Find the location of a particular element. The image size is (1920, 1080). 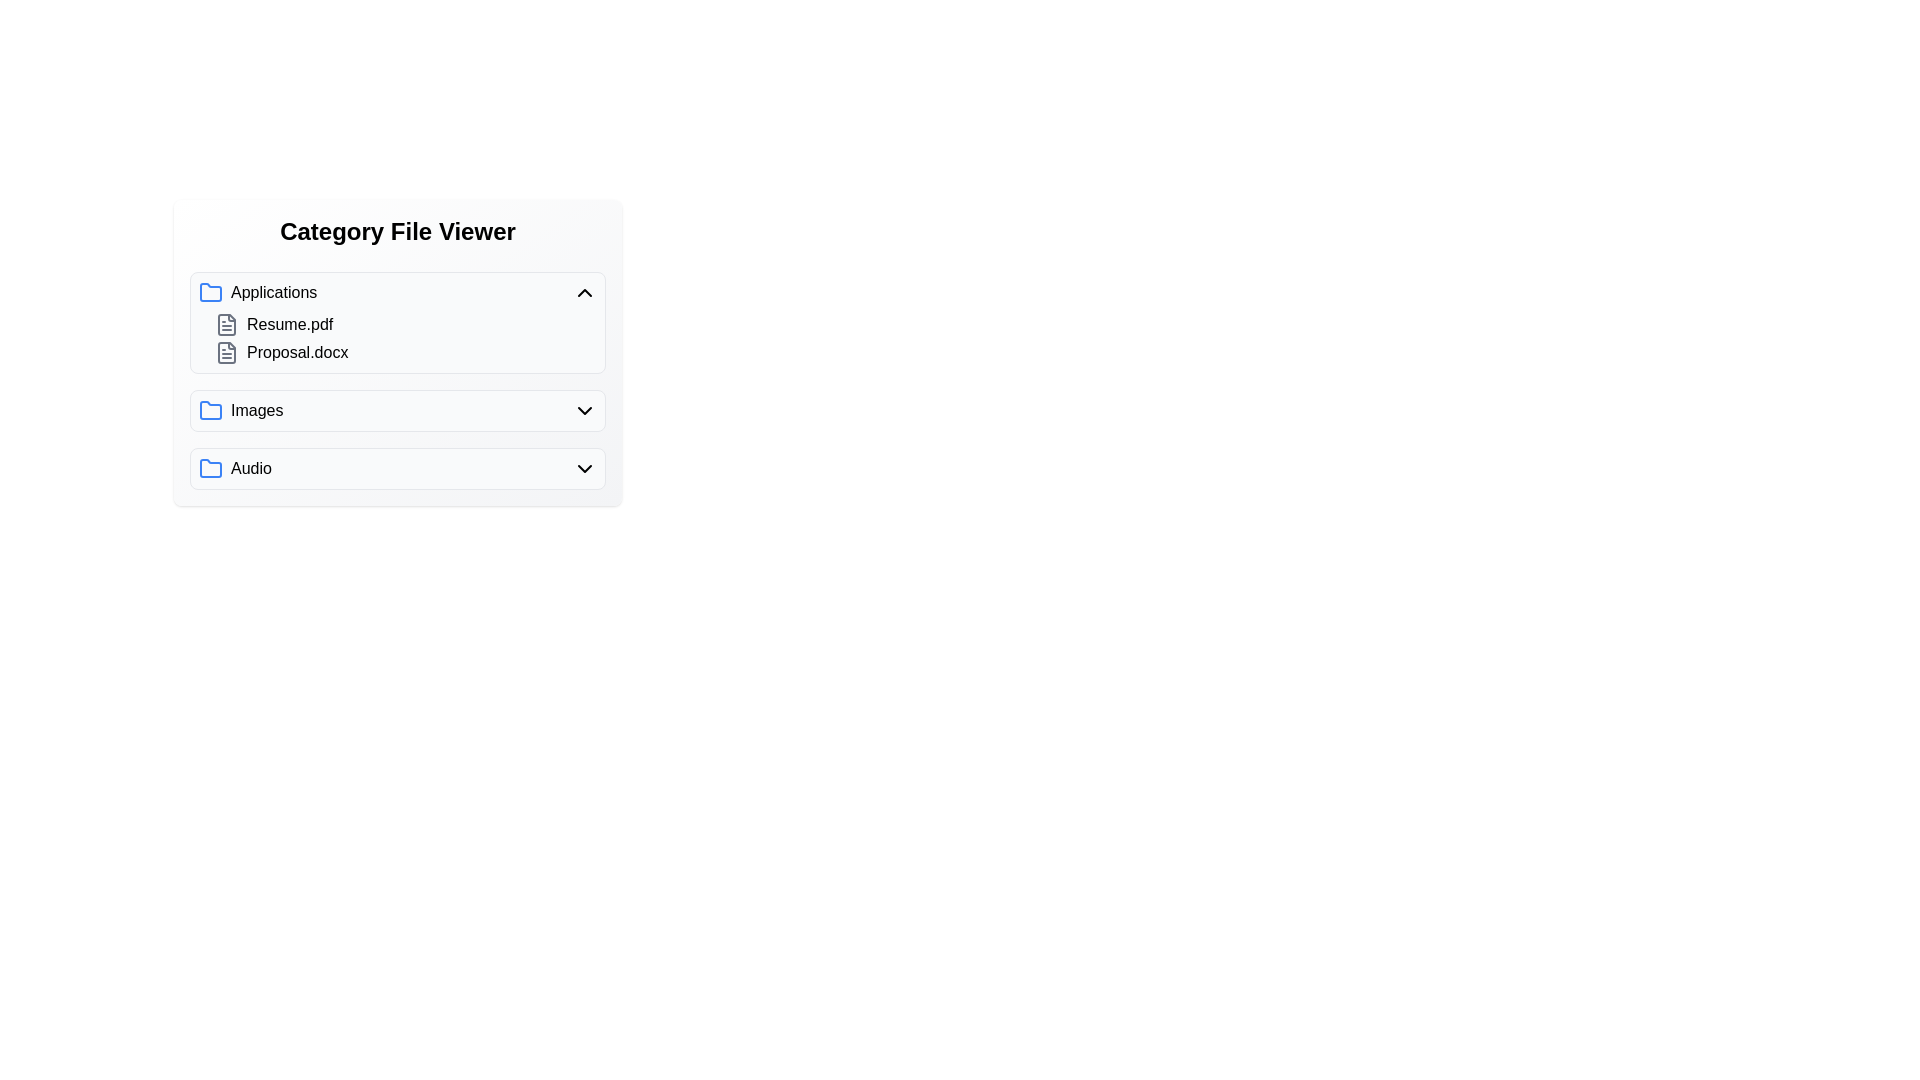

the file text 'Resume.pdf' to highlight it is located at coordinates (226, 323).